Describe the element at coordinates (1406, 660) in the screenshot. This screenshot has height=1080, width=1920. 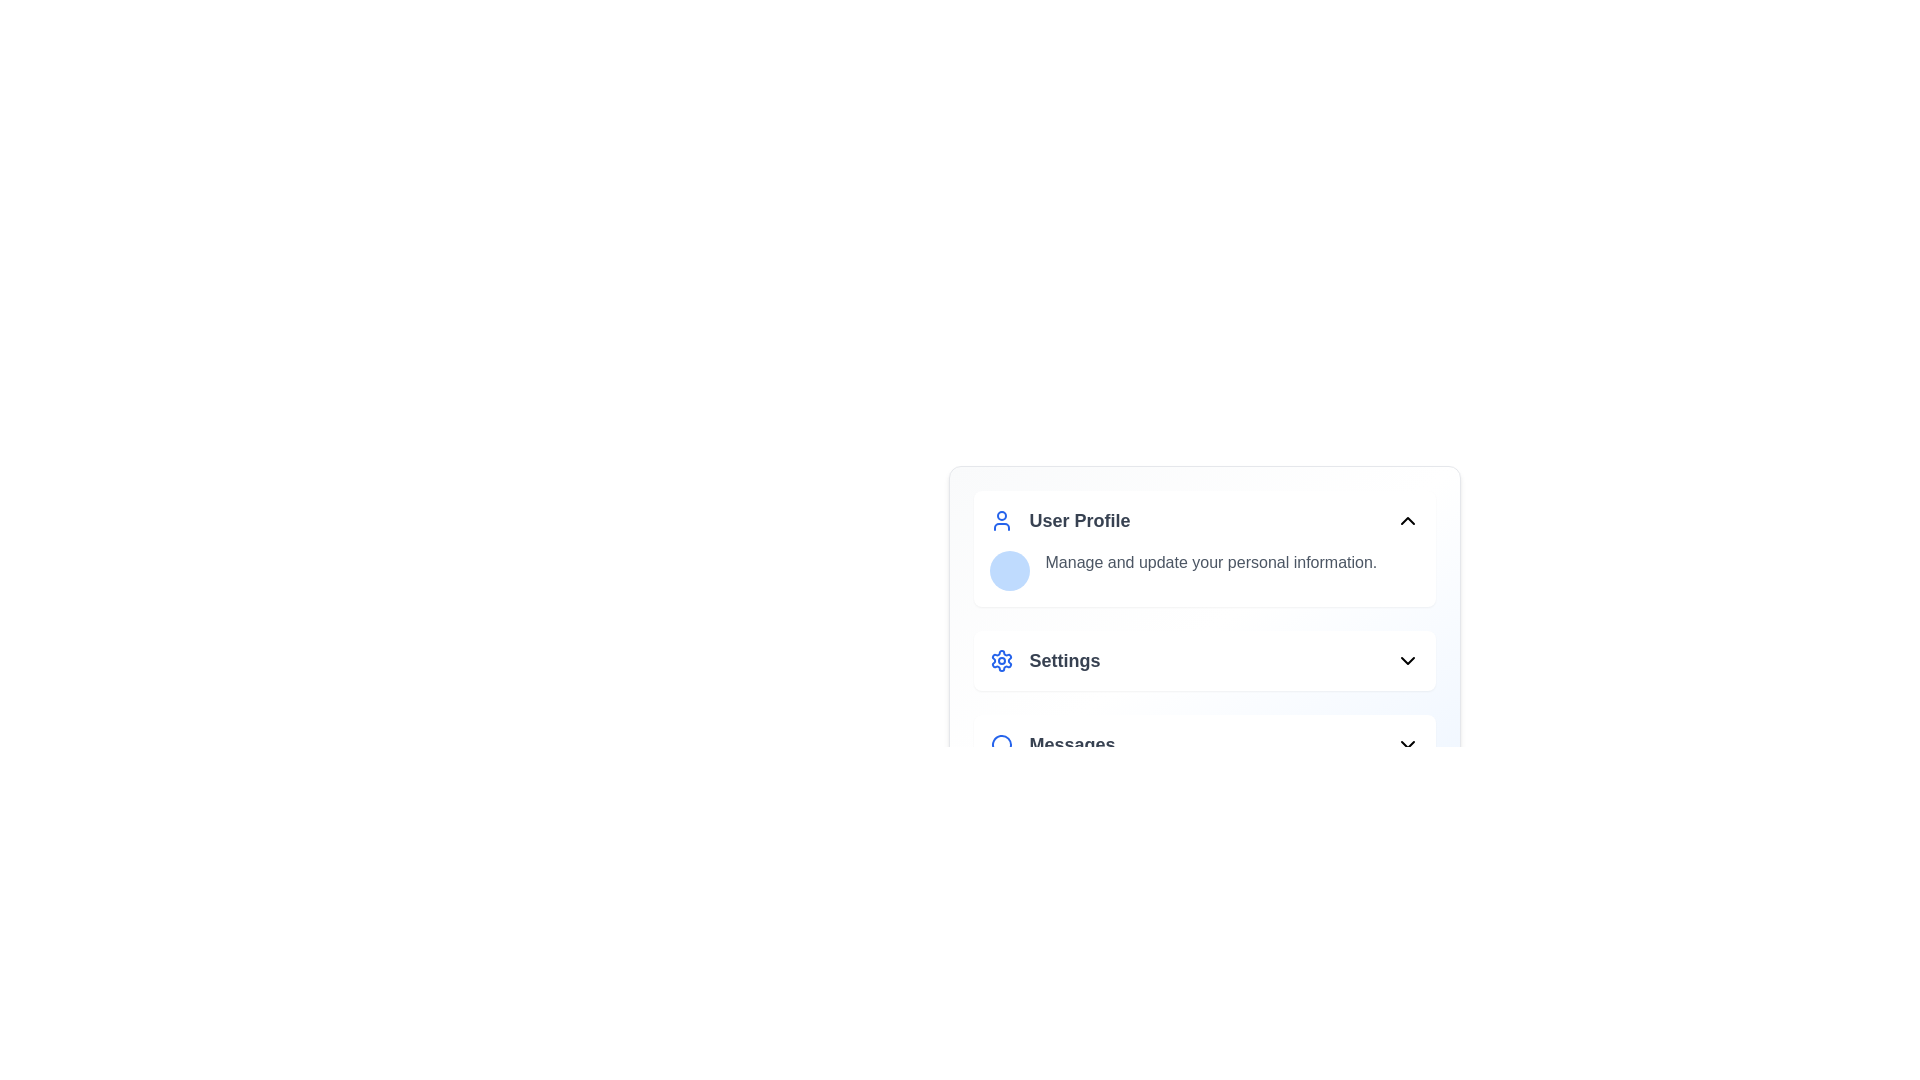
I see `the chevron-down icon located to the far-right of the 'Settings' text` at that location.